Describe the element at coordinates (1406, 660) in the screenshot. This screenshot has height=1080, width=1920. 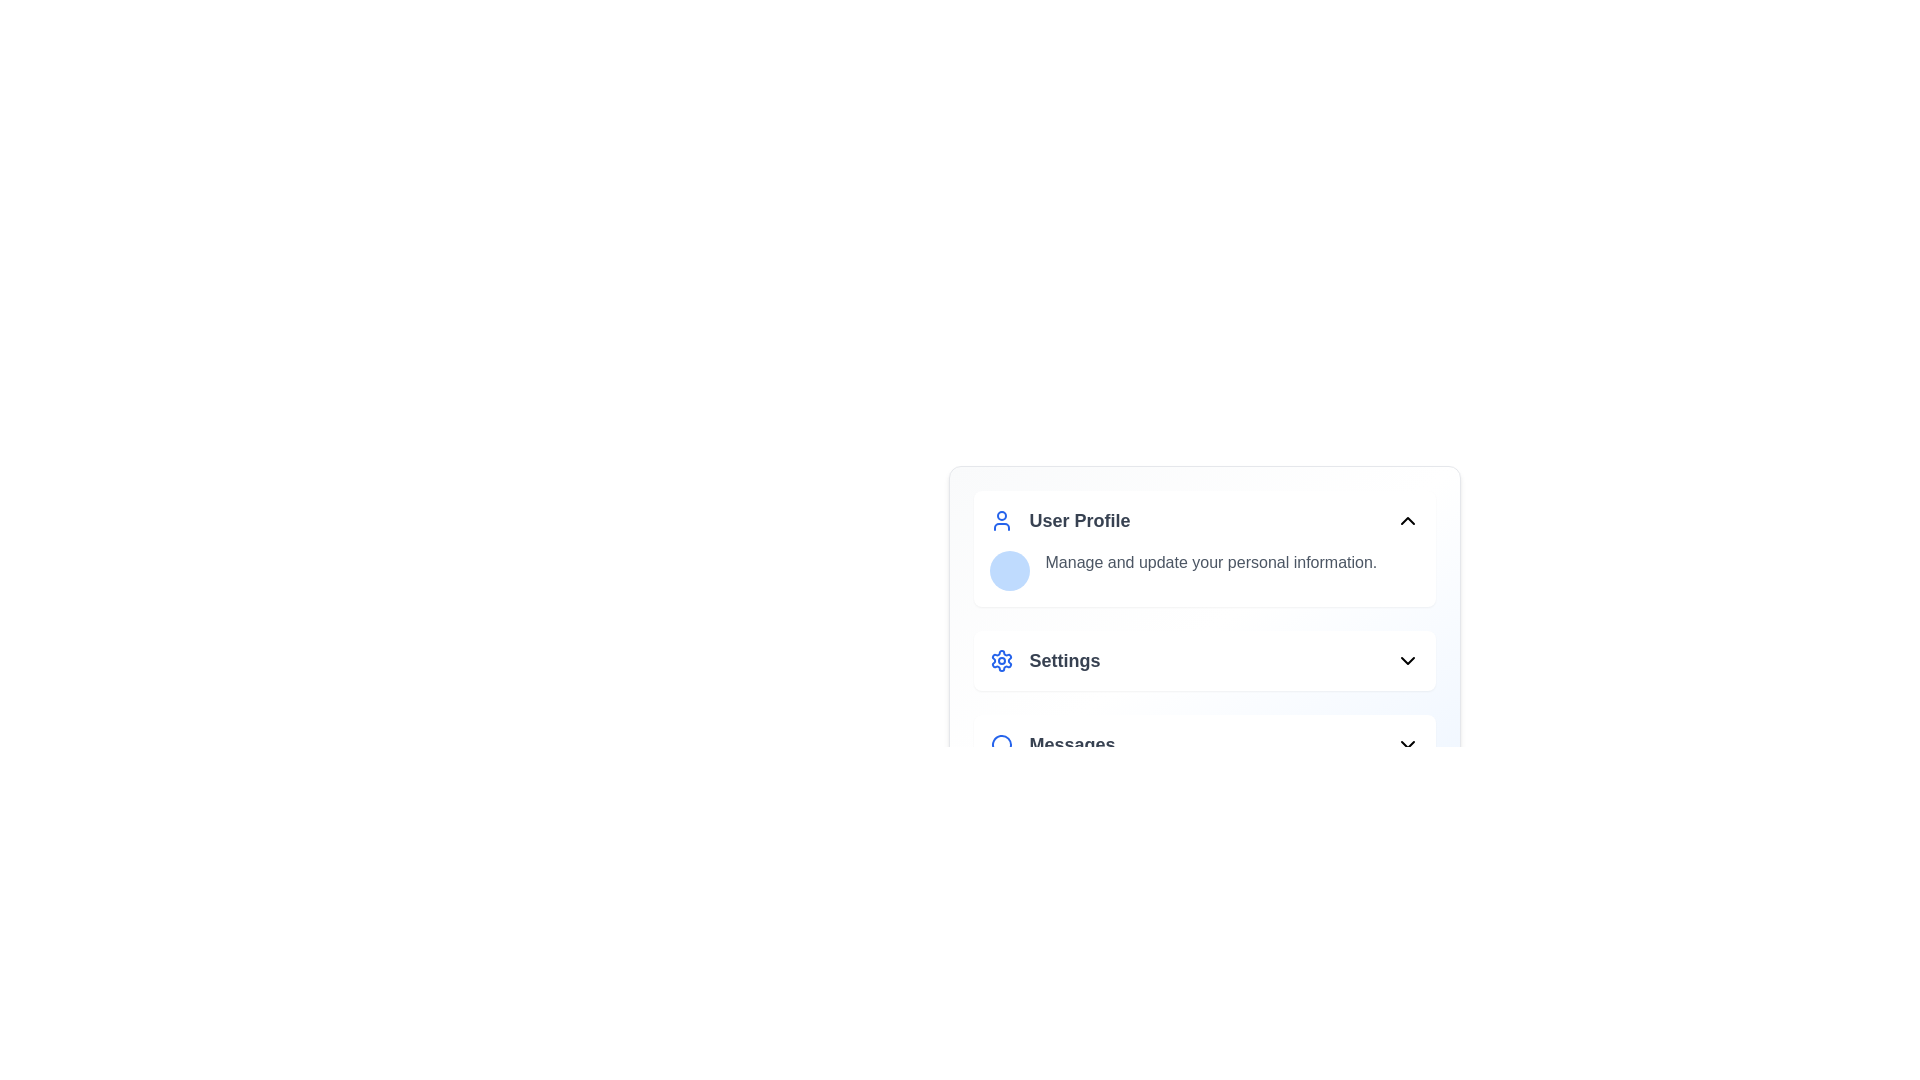
I see `the chevron-down icon located to the far-right of the 'Settings' text` at that location.